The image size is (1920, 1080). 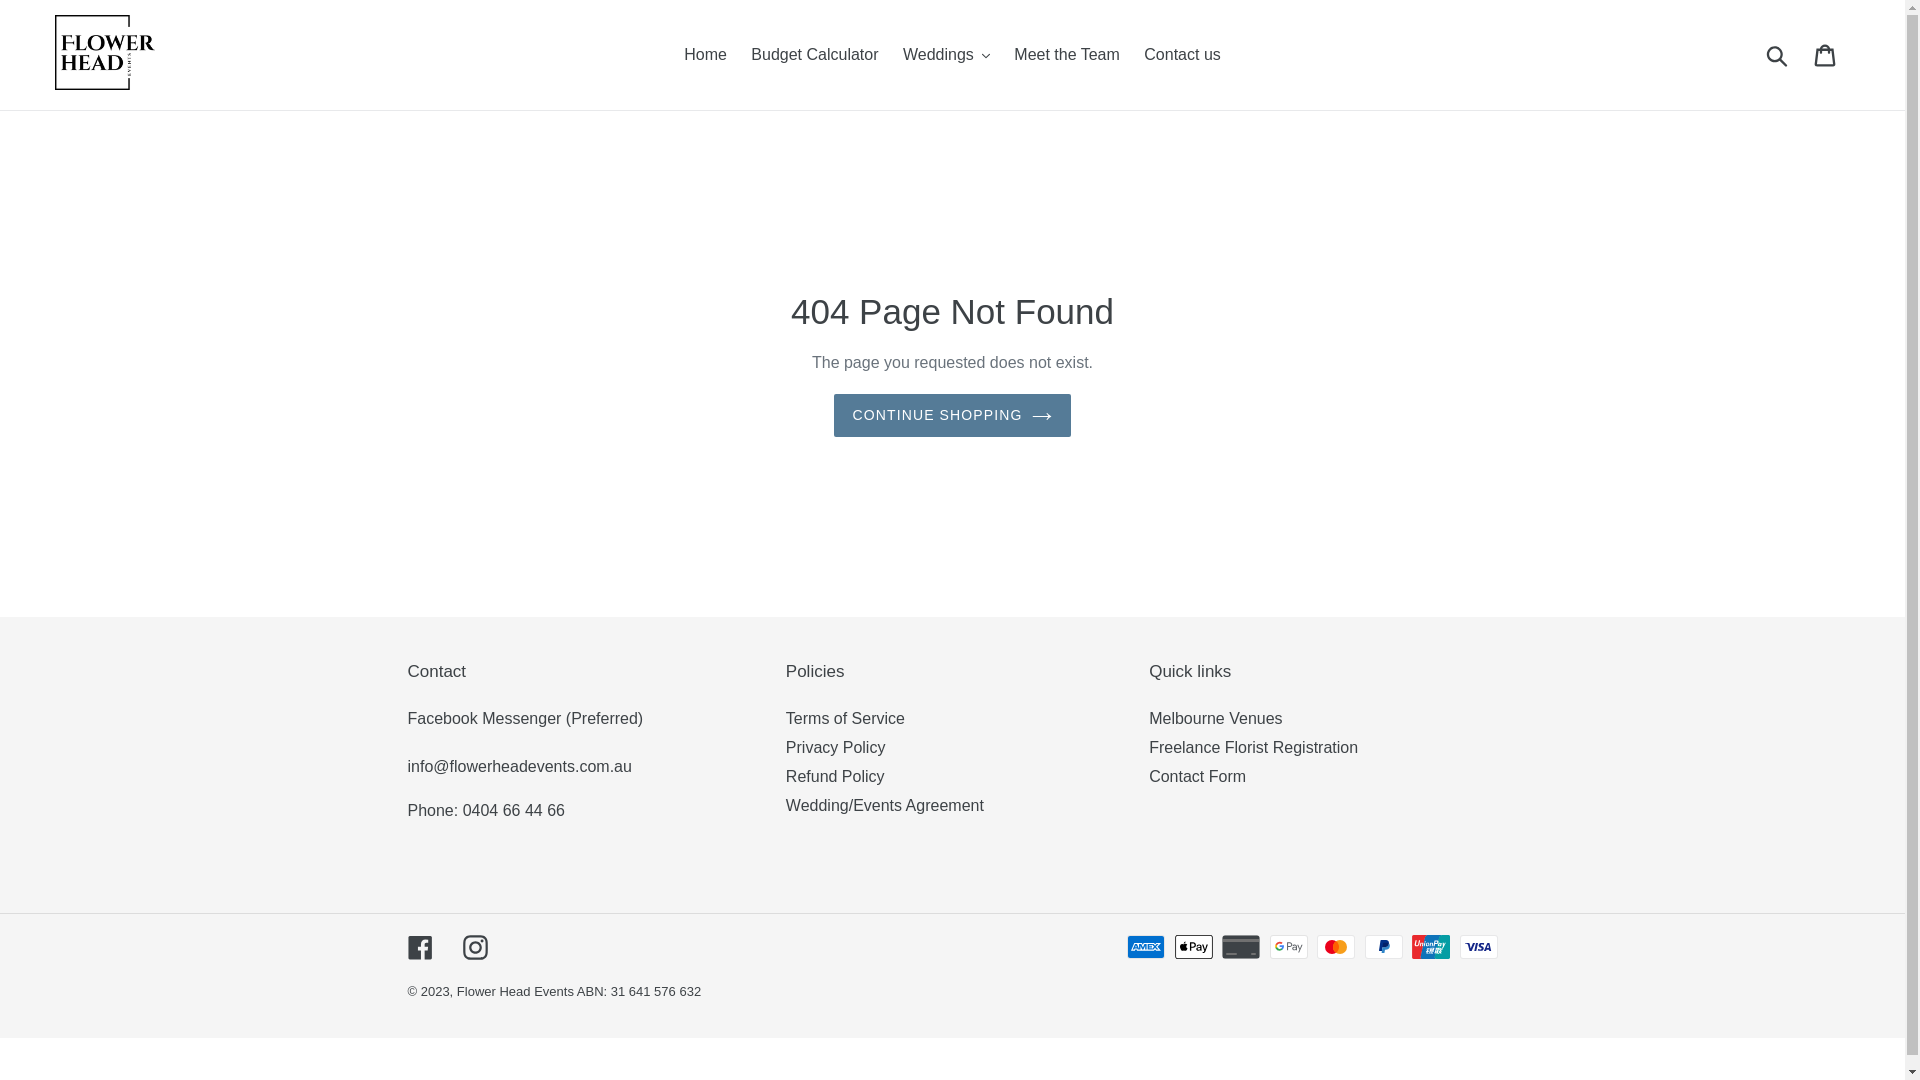 What do you see at coordinates (814, 53) in the screenshot?
I see `'Budget Calculator'` at bounding box center [814, 53].